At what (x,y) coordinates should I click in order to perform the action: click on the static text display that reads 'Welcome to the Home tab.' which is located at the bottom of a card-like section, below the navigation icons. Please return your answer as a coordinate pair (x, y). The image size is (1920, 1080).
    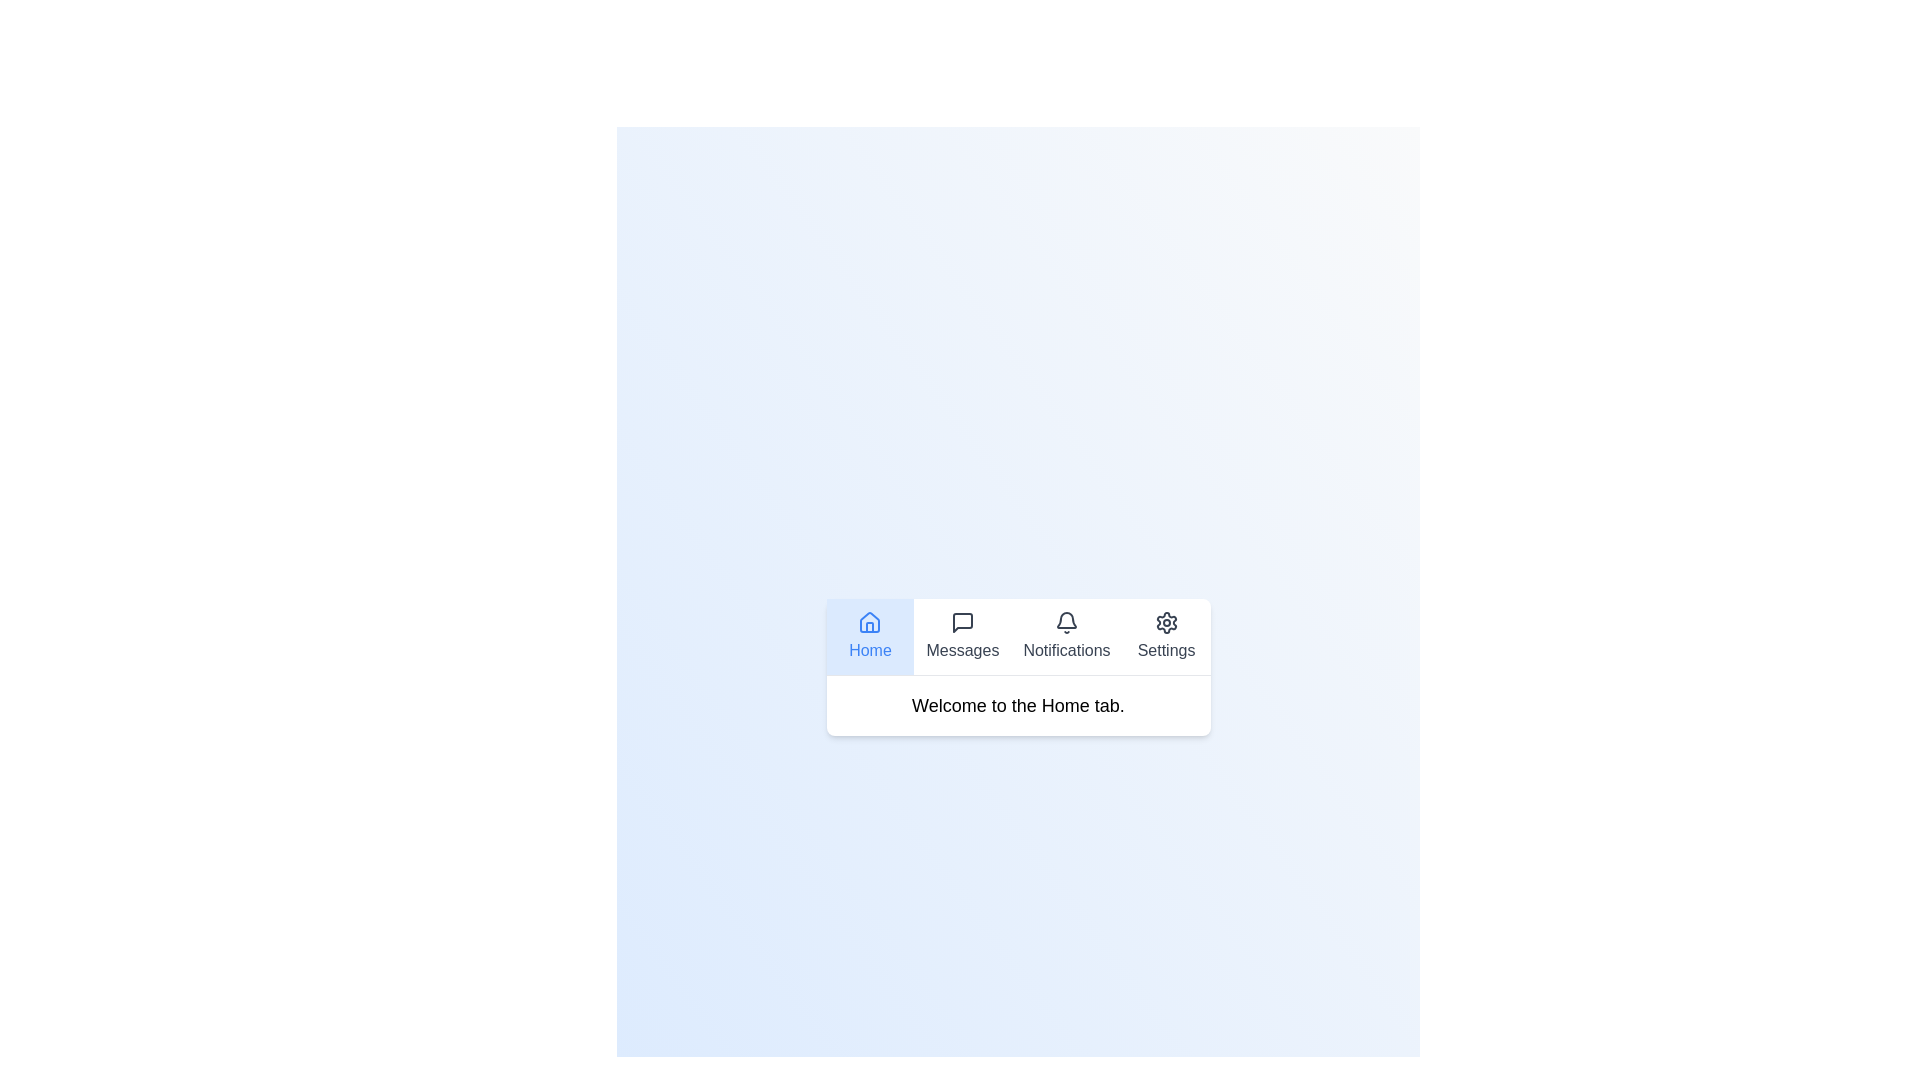
    Looking at the image, I should click on (1018, 704).